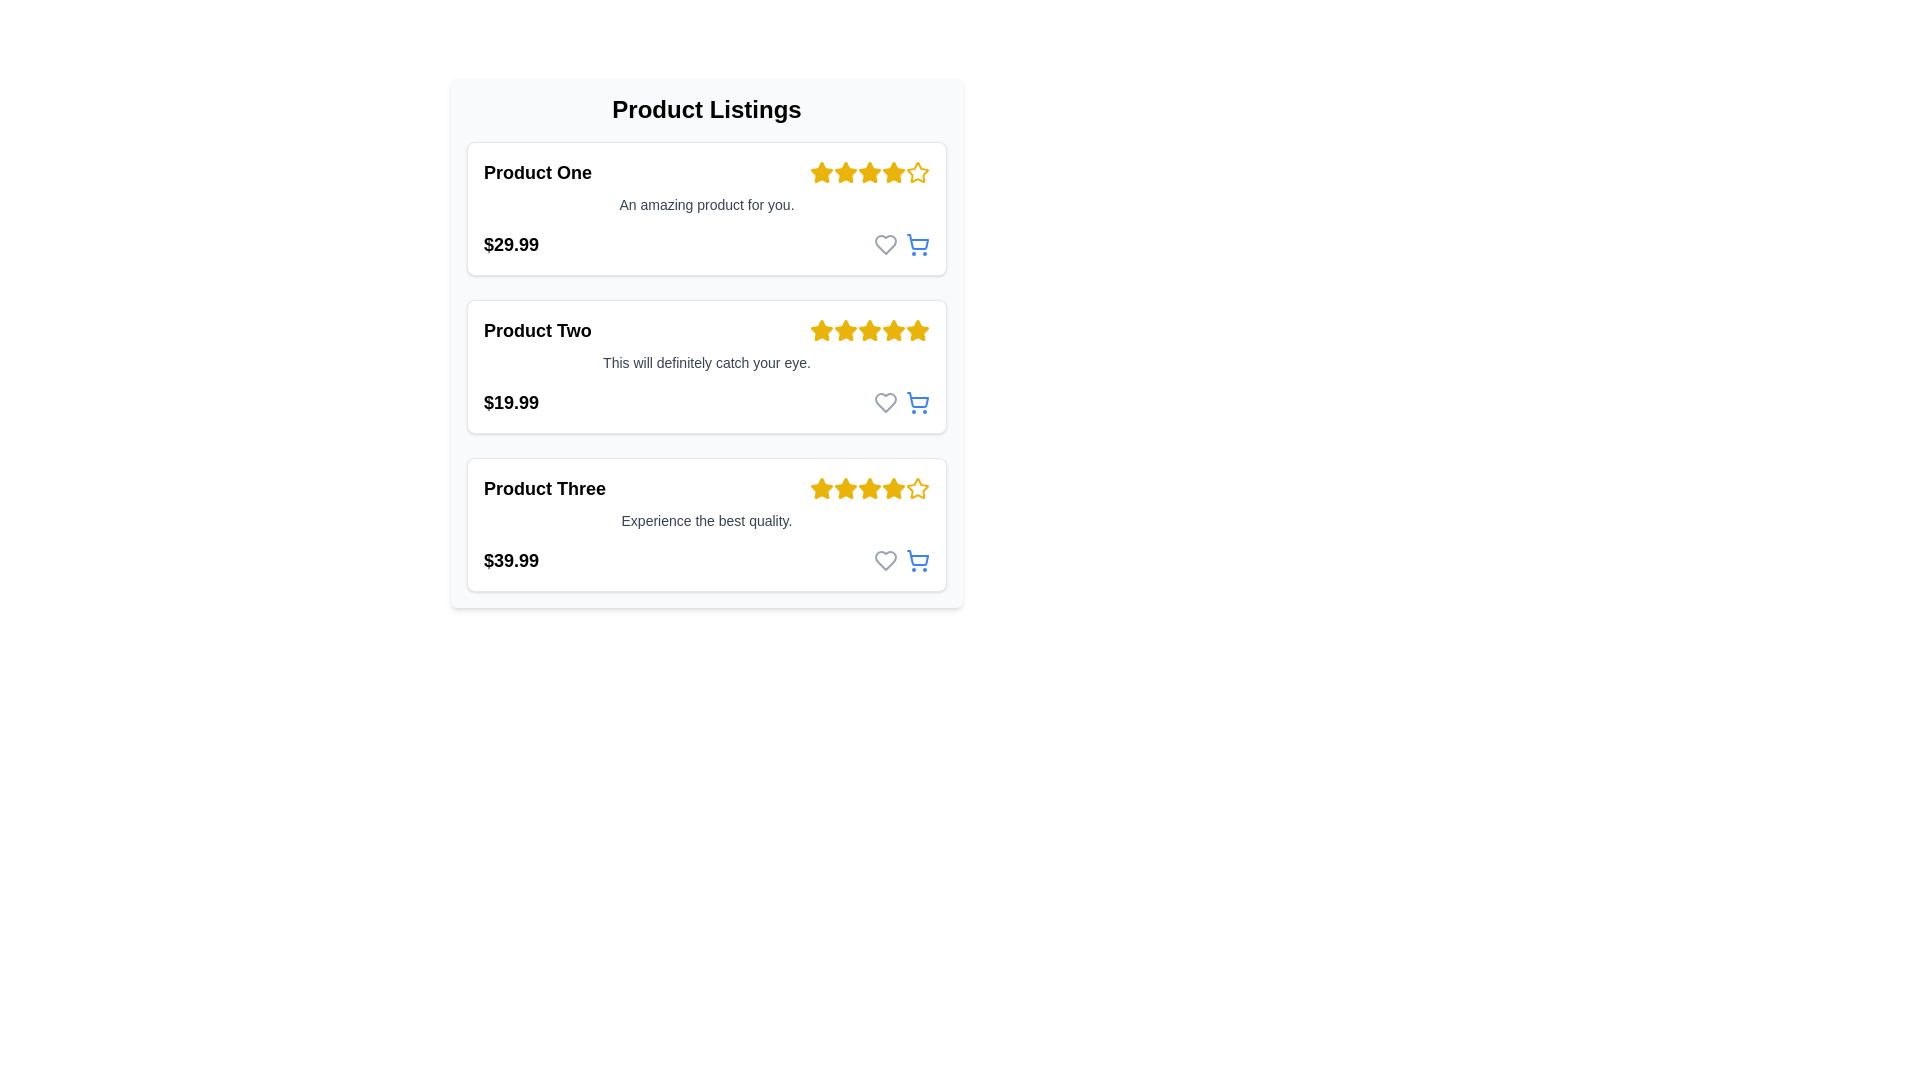 This screenshot has width=1920, height=1080. What do you see at coordinates (869, 171) in the screenshot?
I see `the fourth star icon in the 5-star rating component of the first product listing to assign a rating` at bounding box center [869, 171].